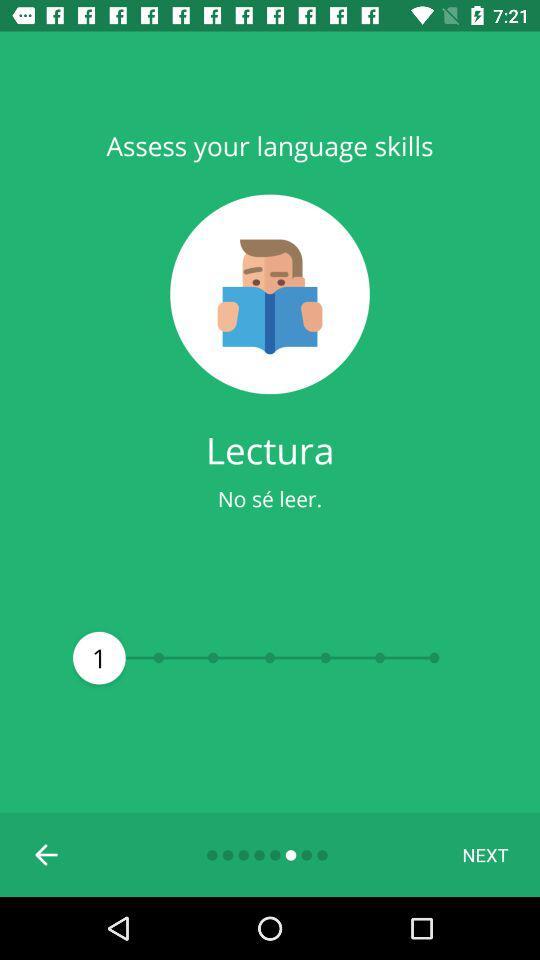  What do you see at coordinates (47, 853) in the screenshot?
I see `previous screen` at bounding box center [47, 853].